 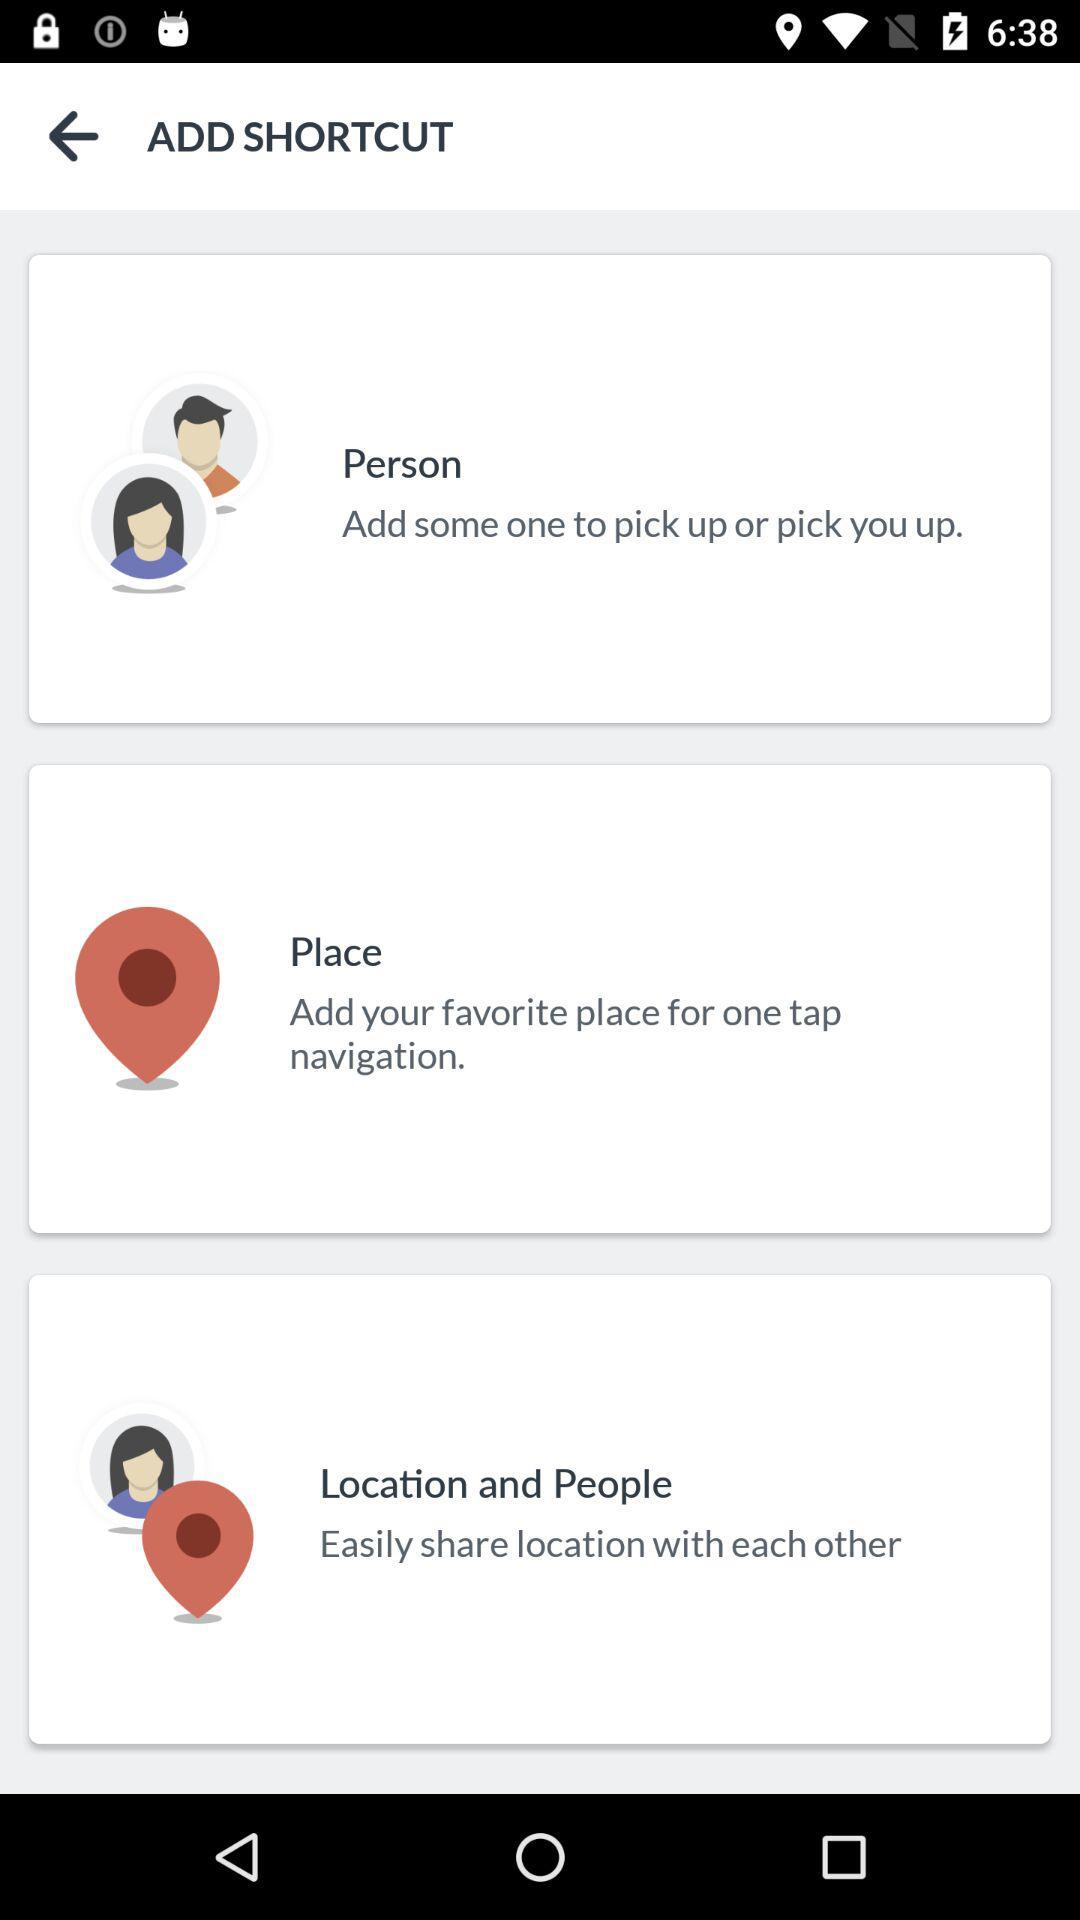 What do you see at coordinates (72, 135) in the screenshot?
I see `the item to the left of add shortcut icon` at bounding box center [72, 135].